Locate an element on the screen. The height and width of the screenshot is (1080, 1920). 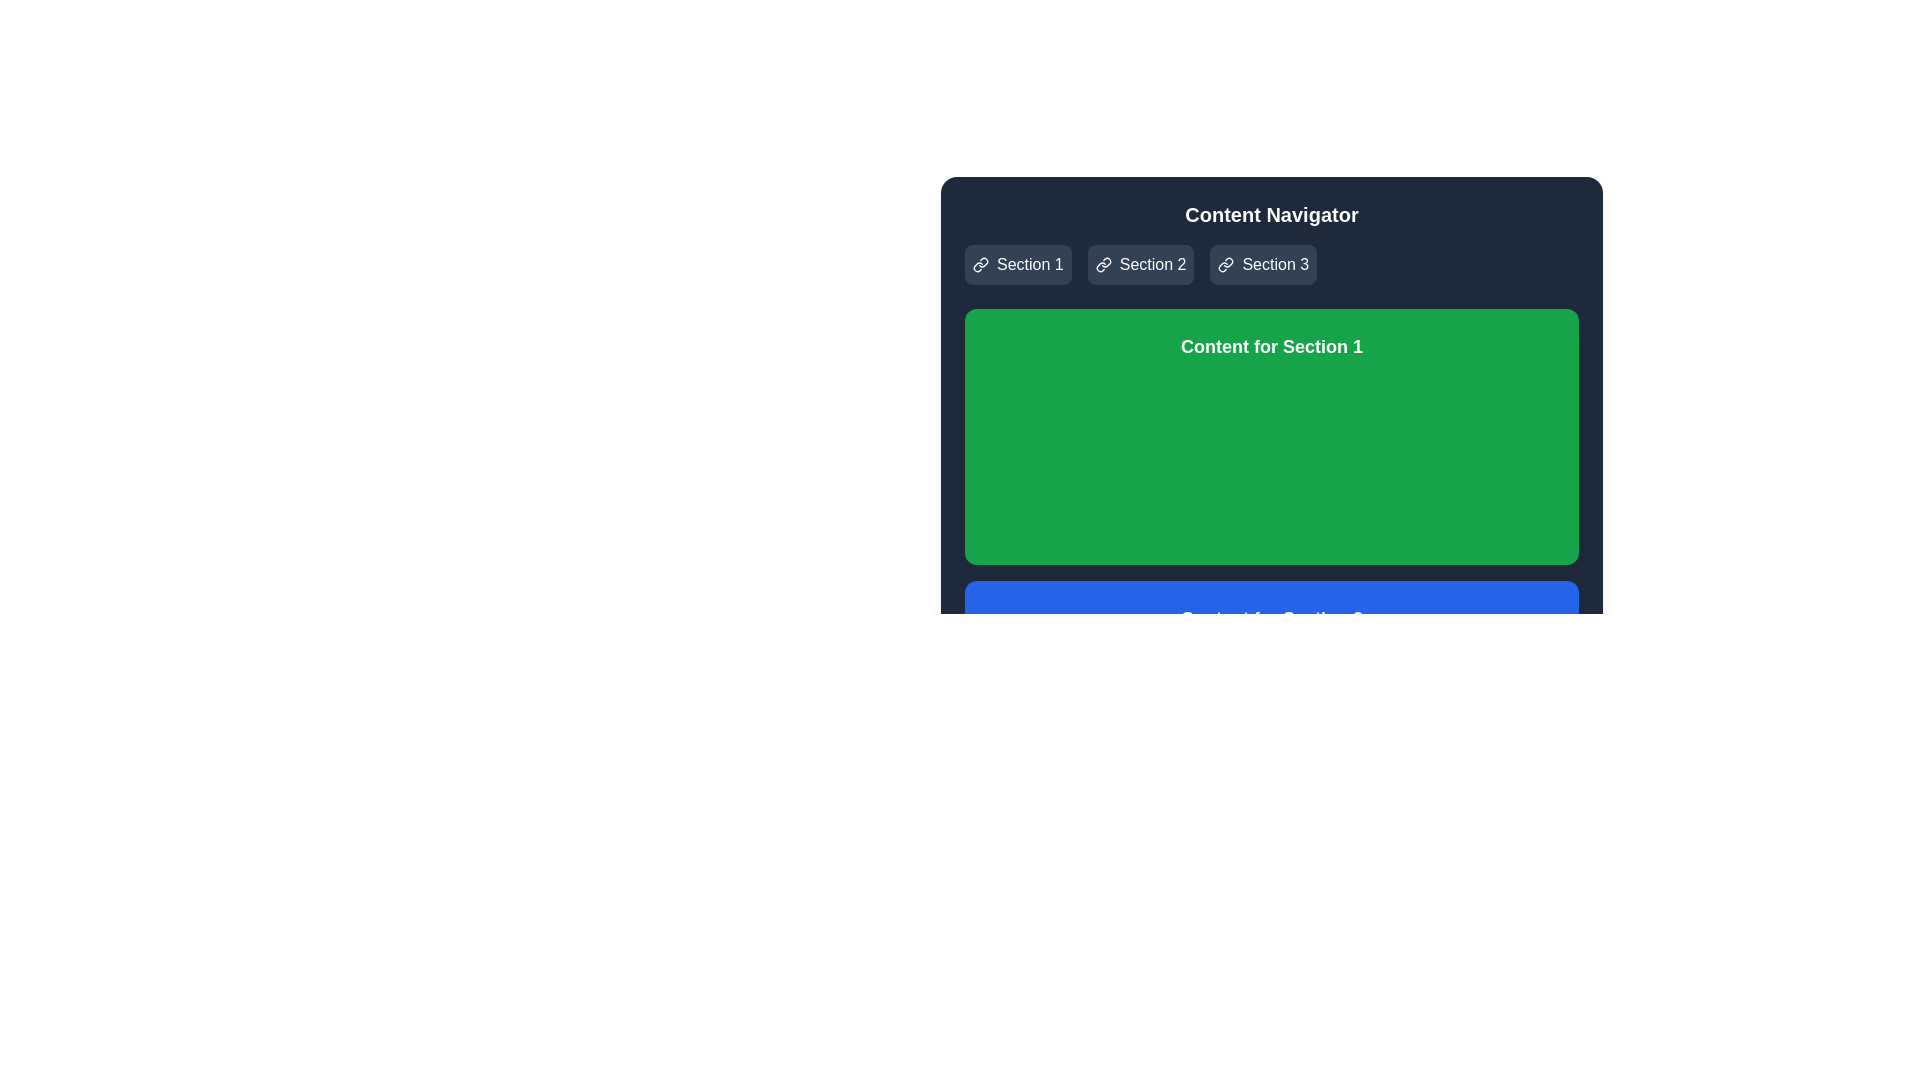
text label that serves as a descriptive title for the section located within the blue section element ('section-2'), which is centered within the section is located at coordinates (1271, 617).